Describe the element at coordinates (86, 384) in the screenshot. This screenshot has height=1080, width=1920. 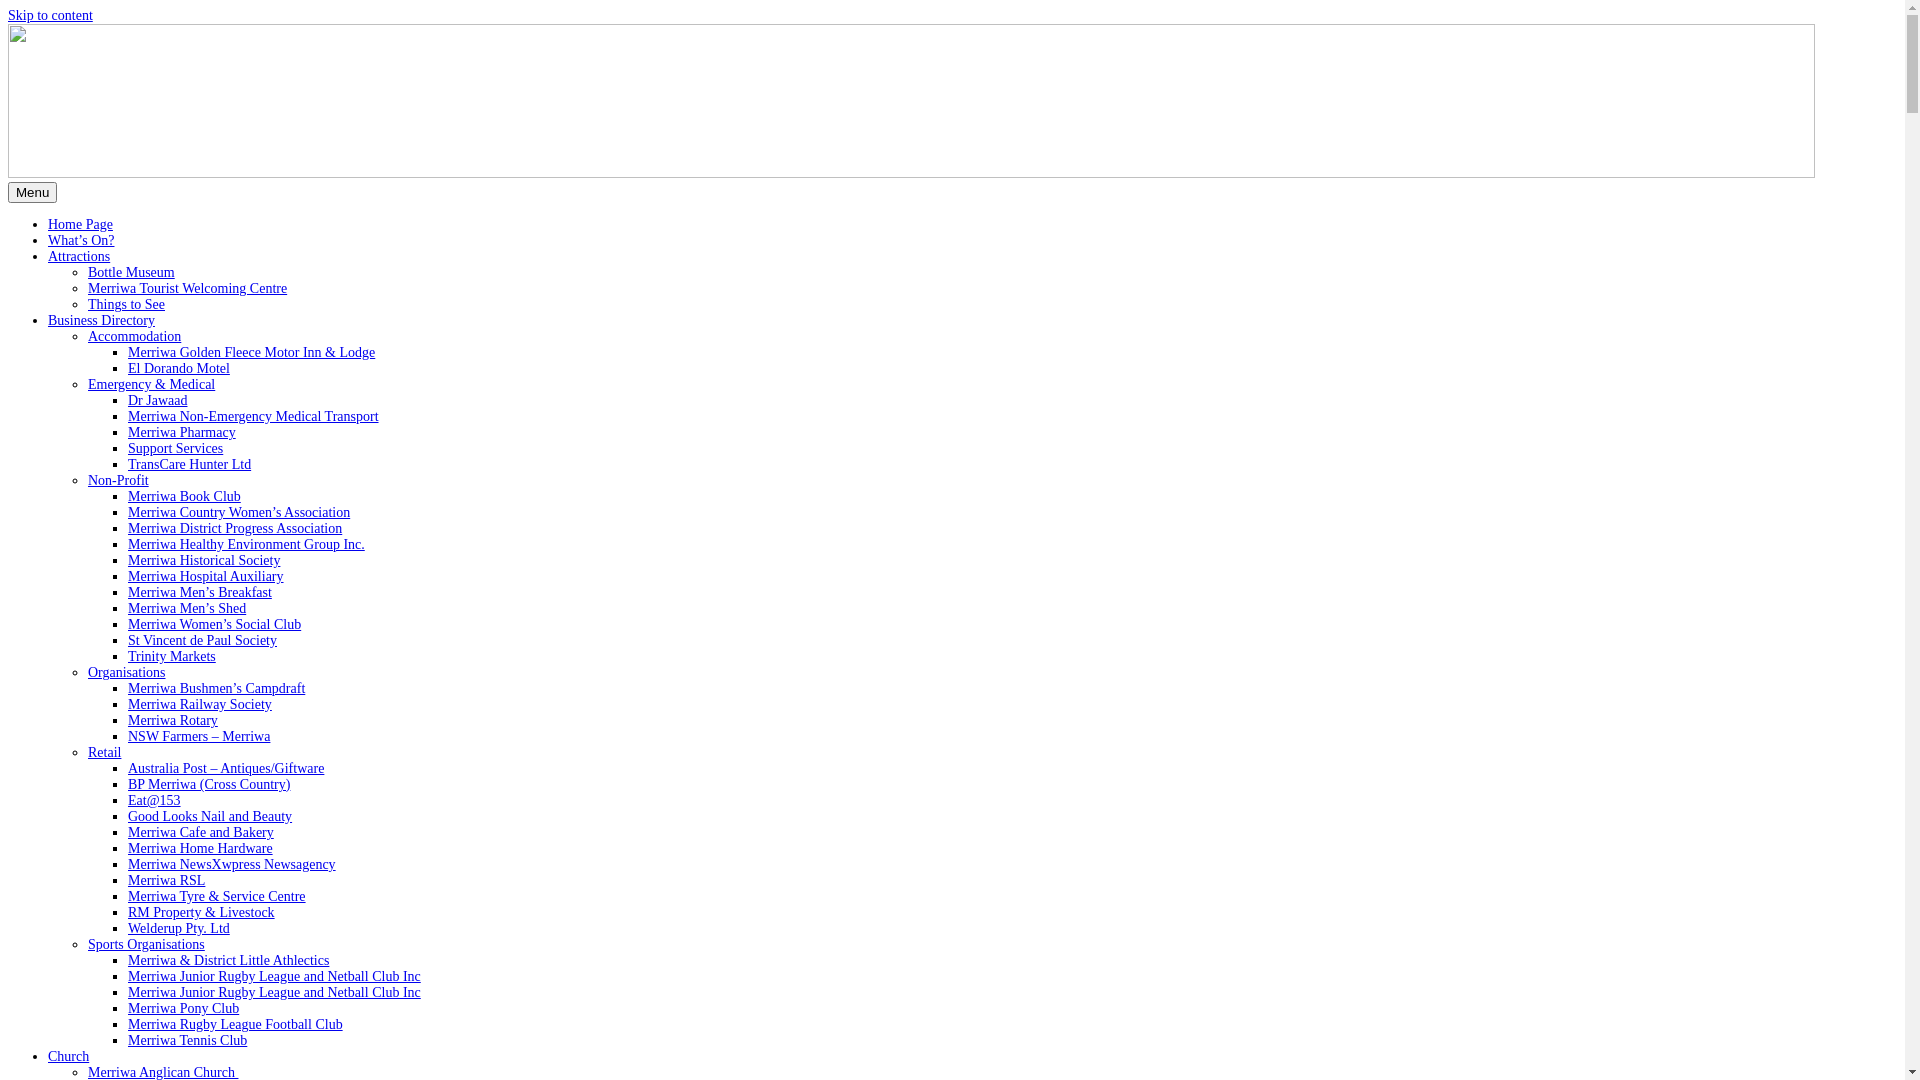
I see `'Emergency & Medical'` at that location.